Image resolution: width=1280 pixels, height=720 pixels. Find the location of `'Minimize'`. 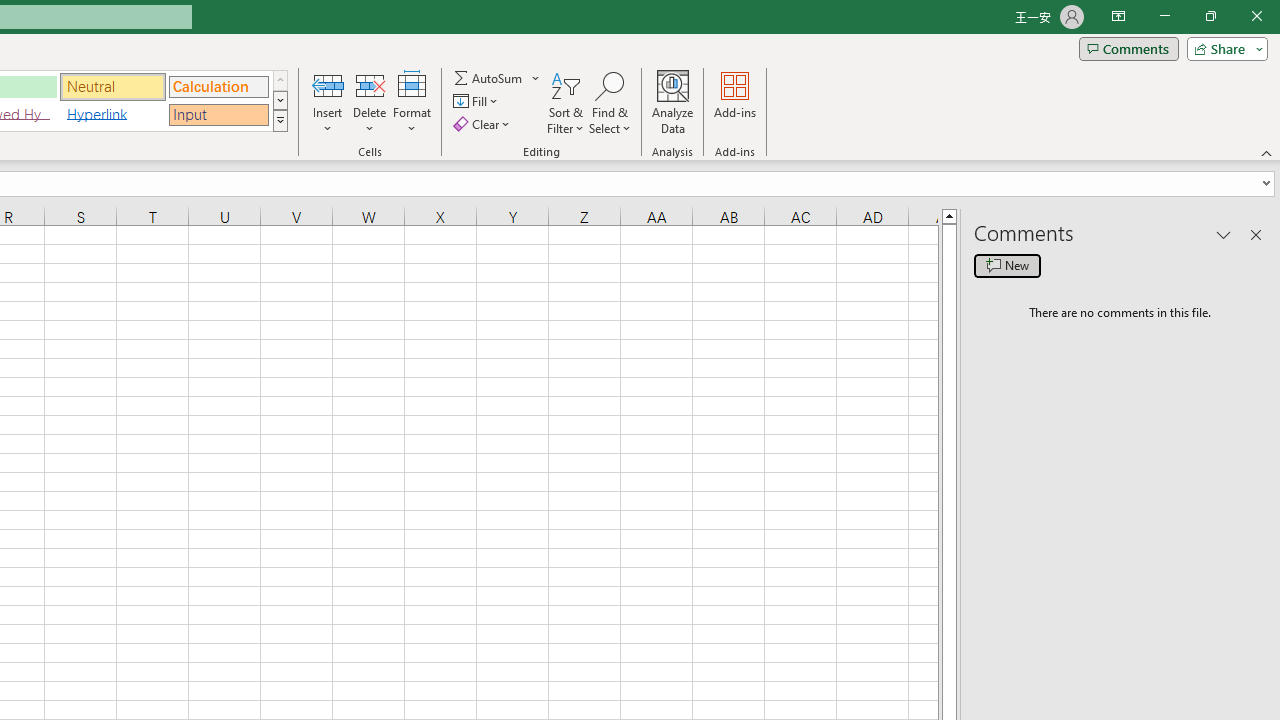

'Minimize' is located at coordinates (1164, 16).